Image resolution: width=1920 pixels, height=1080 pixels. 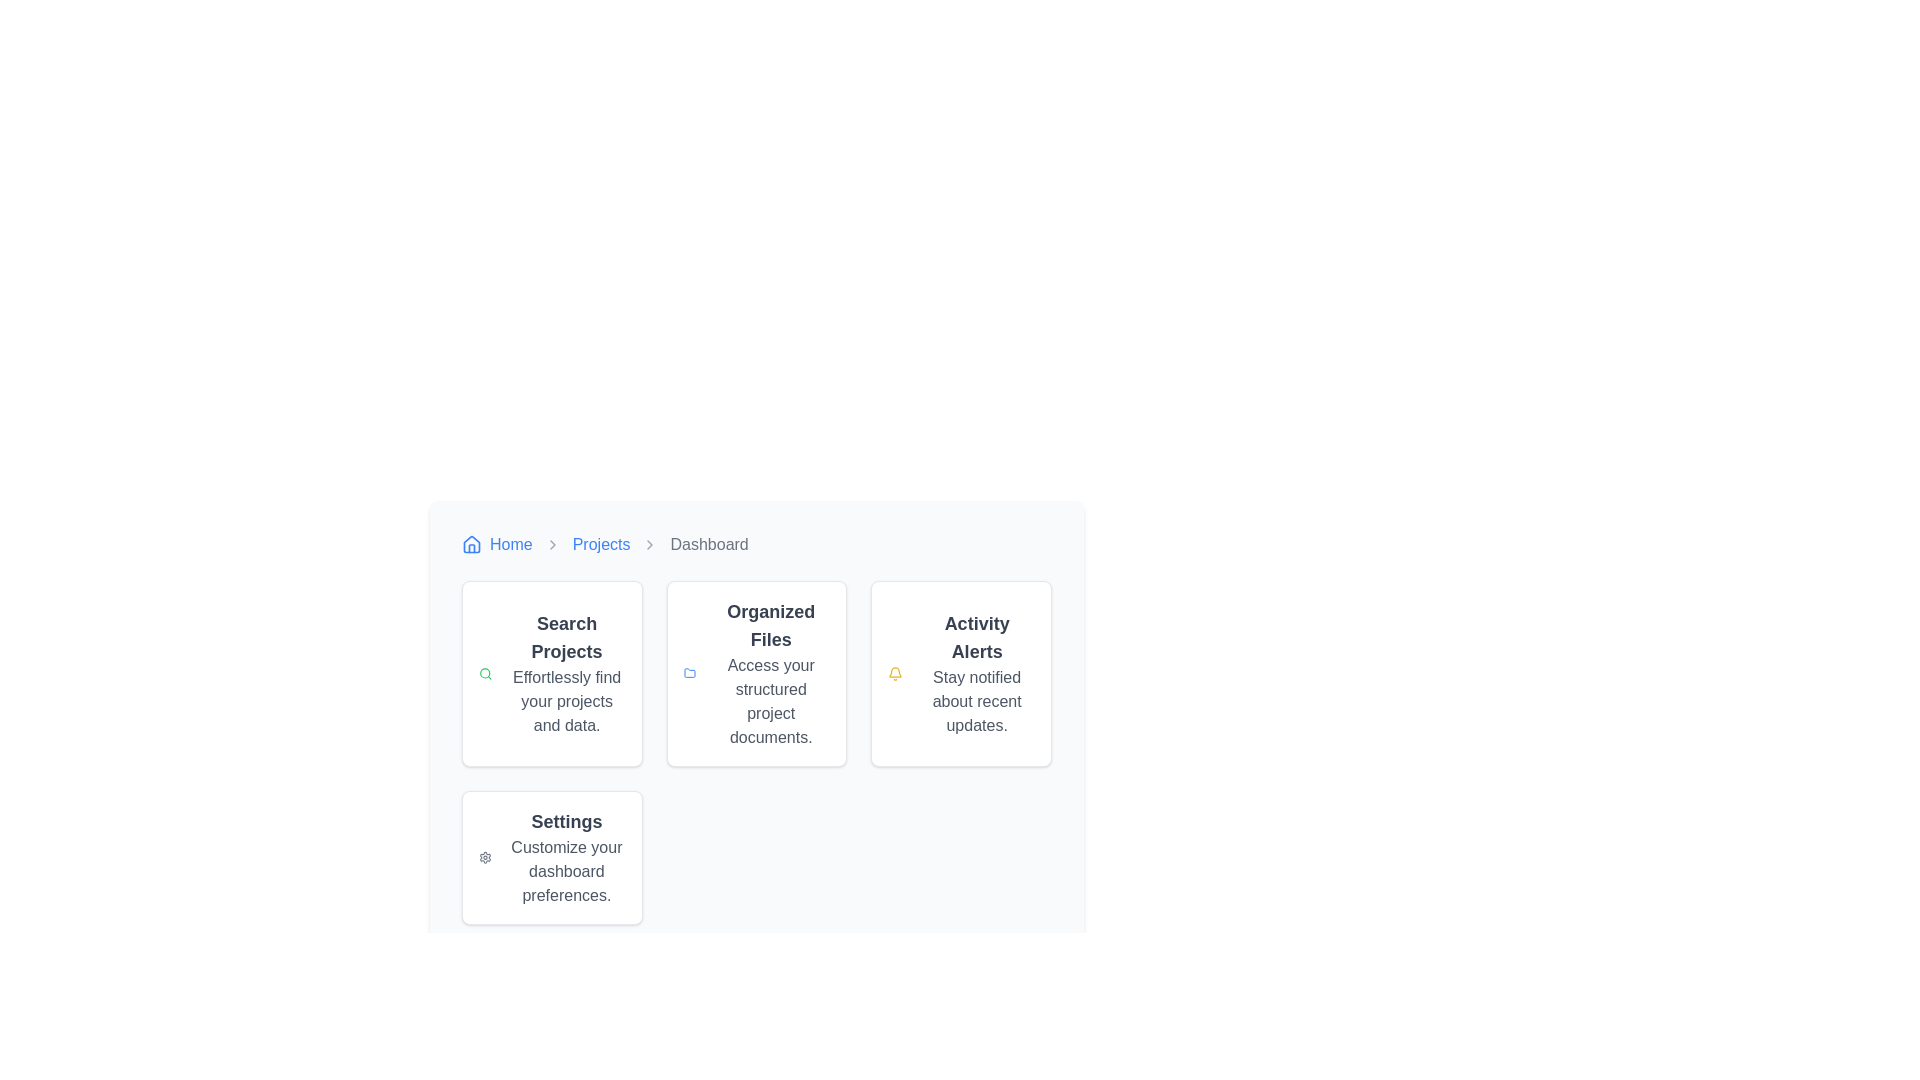 What do you see at coordinates (770, 624) in the screenshot?
I see `the heading text 'Organized Files', which is displayed in bold, larger font and dark gray color, located at the top of the second card in a row of three cards on the dashboard` at bounding box center [770, 624].